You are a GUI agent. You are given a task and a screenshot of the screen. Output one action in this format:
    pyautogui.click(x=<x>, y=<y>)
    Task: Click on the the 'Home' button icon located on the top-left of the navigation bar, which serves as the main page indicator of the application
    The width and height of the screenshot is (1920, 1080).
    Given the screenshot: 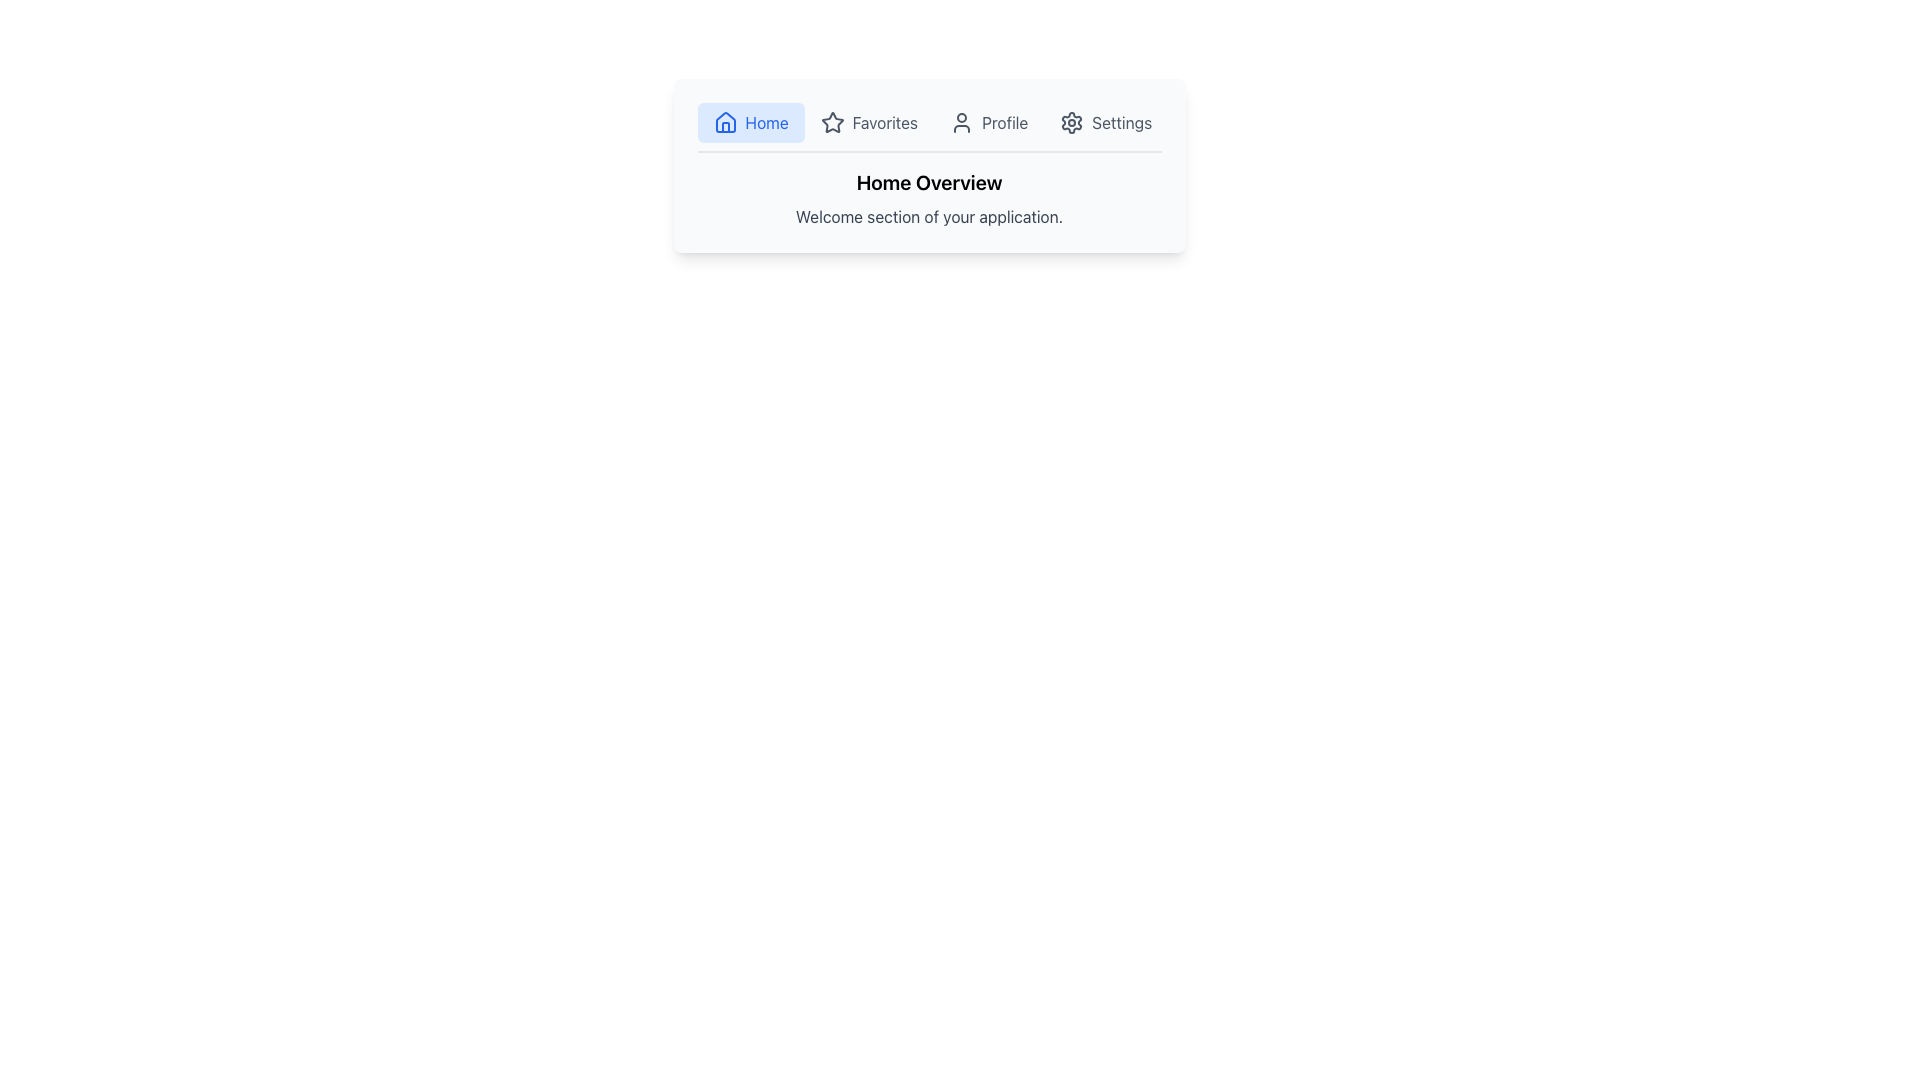 What is the action you would take?
    pyautogui.click(x=724, y=123)
    